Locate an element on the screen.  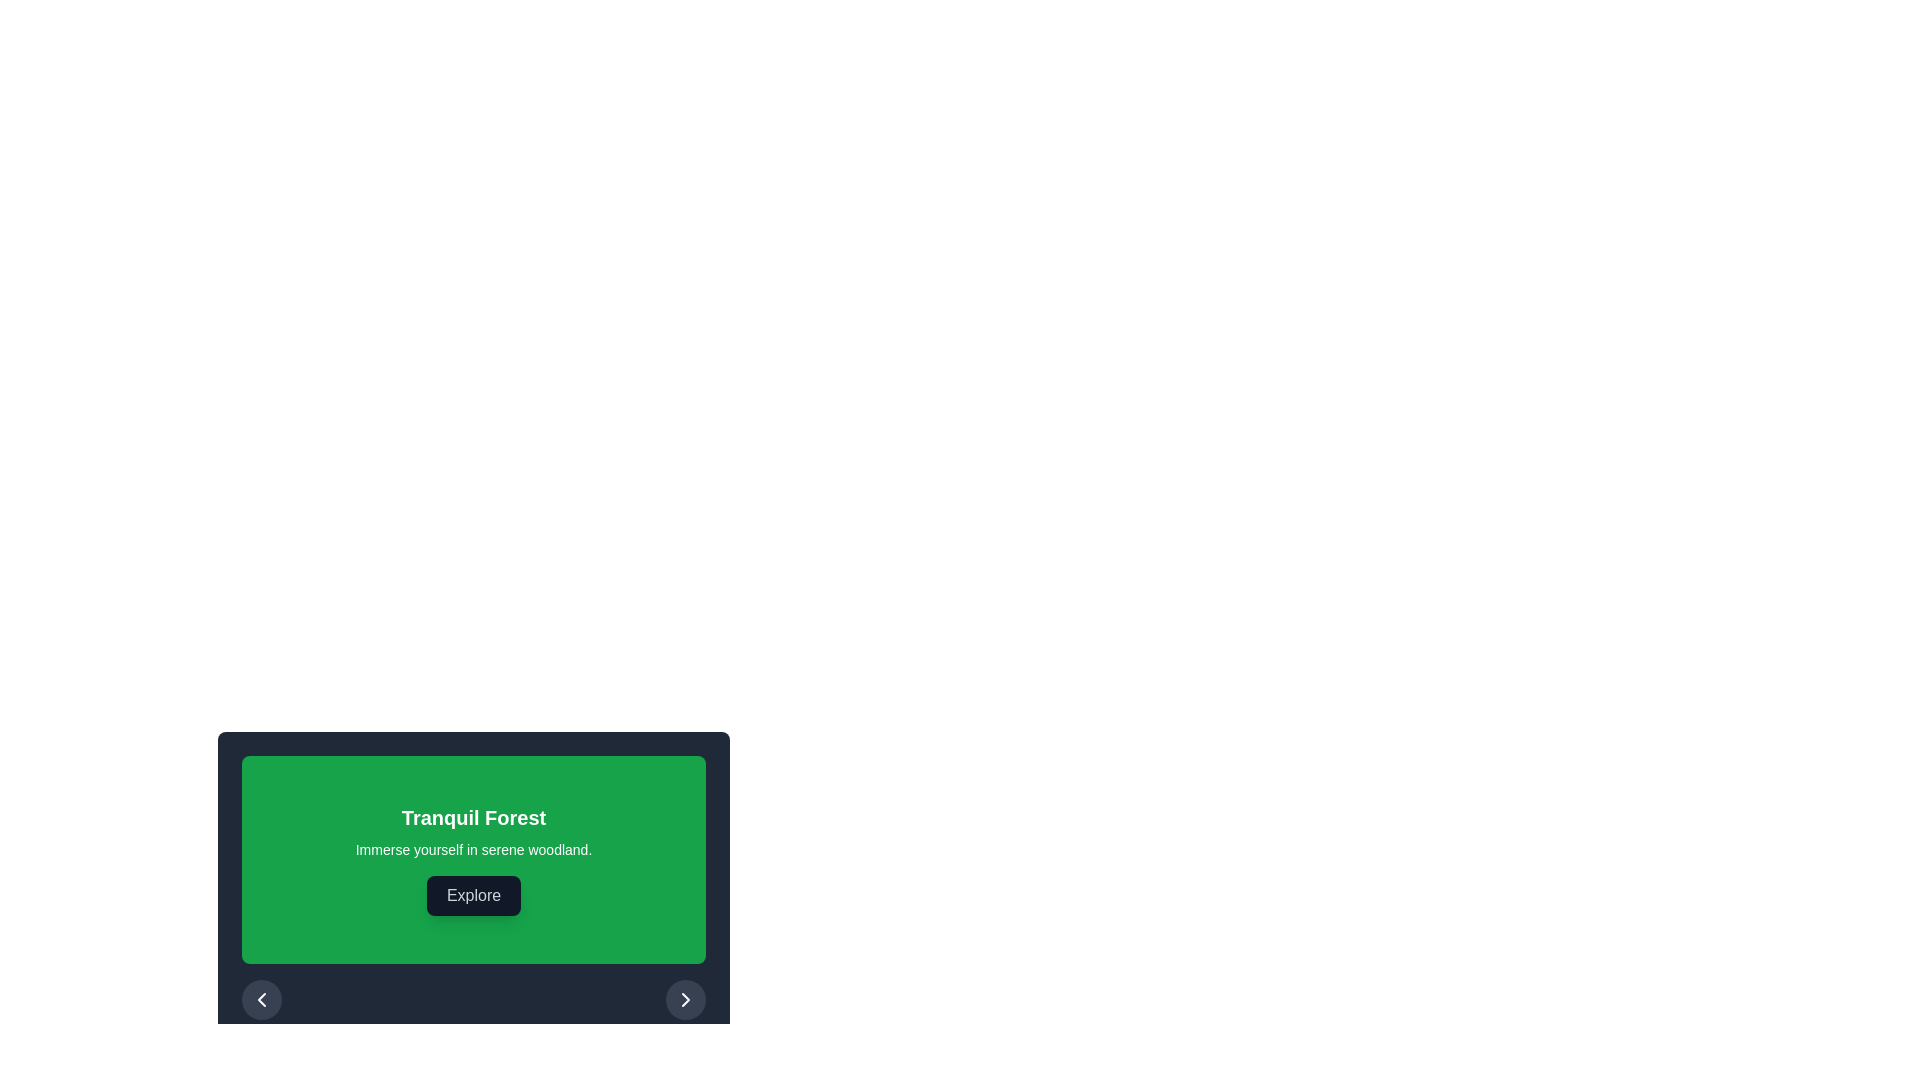
the chevron icon located at the bottom-right corner of the interface section, which is inside a round clickable button with a dark gray background and white border is located at coordinates (686, 999).